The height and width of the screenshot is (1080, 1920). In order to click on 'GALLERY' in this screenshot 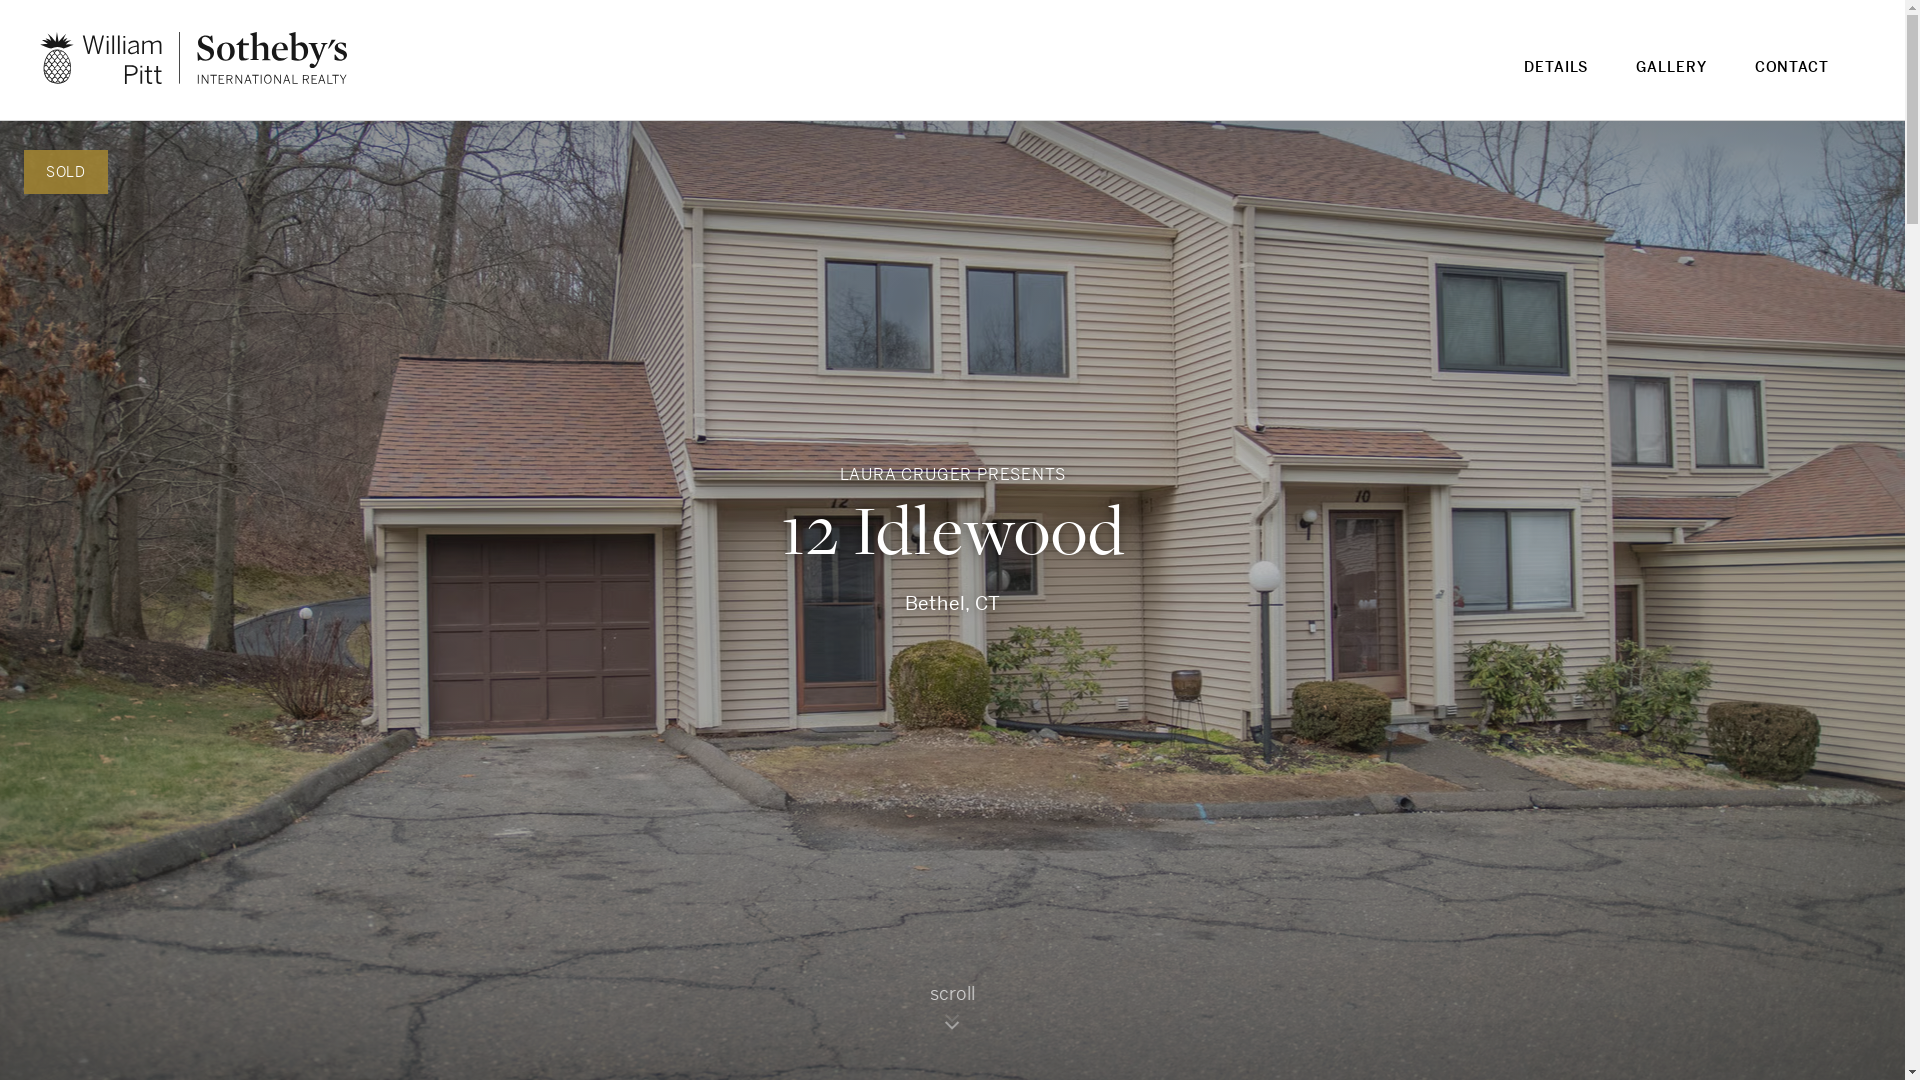, I will do `click(1670, 78)`.